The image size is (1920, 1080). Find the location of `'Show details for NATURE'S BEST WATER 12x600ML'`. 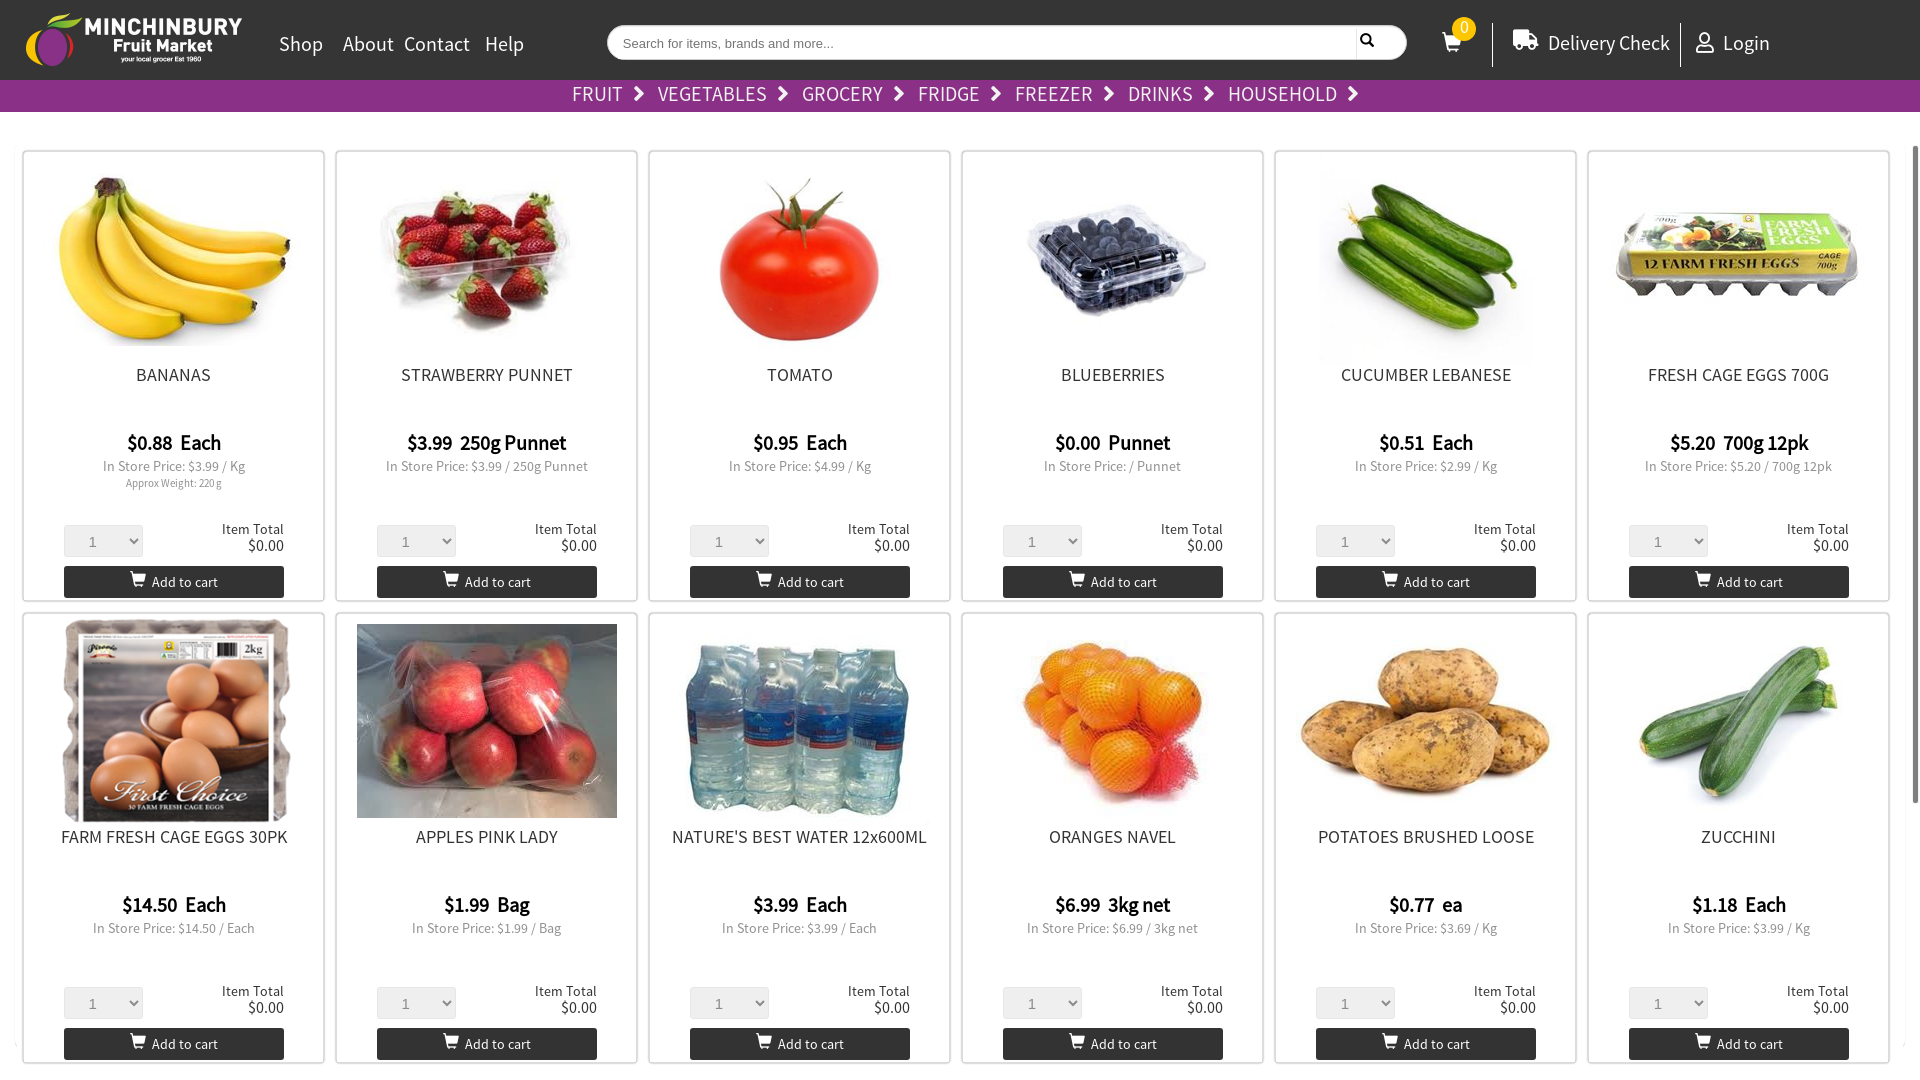

'Show details for NATURE'S BEST WATER 12x600ML' is located at coordinates (800, 721).